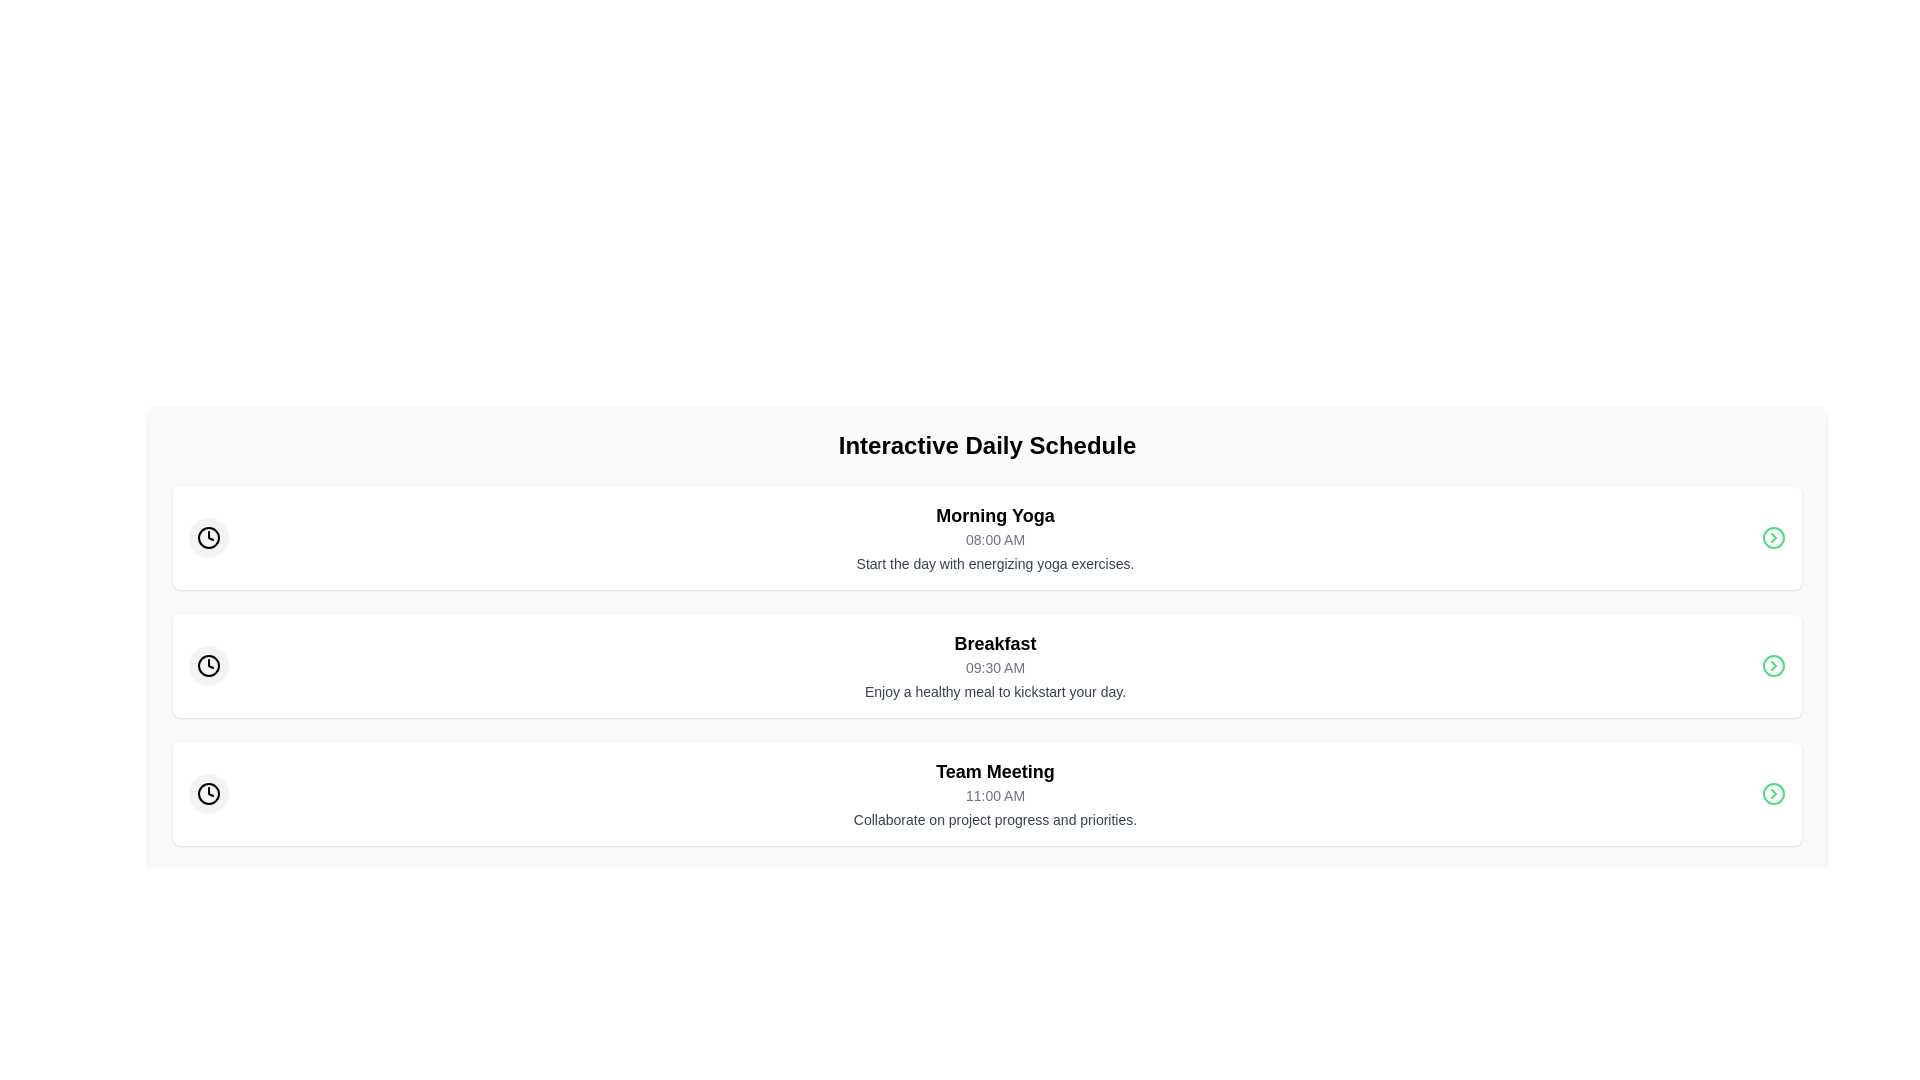 The image size is (1920, 1080). What do you see at coordinates (209, 793) in the screenshot?
I see `the clock icon located in the 'Team Meeting' section, which visually represents time and is positioned in the far-left side of the third row` at bounding box center [209, 793].